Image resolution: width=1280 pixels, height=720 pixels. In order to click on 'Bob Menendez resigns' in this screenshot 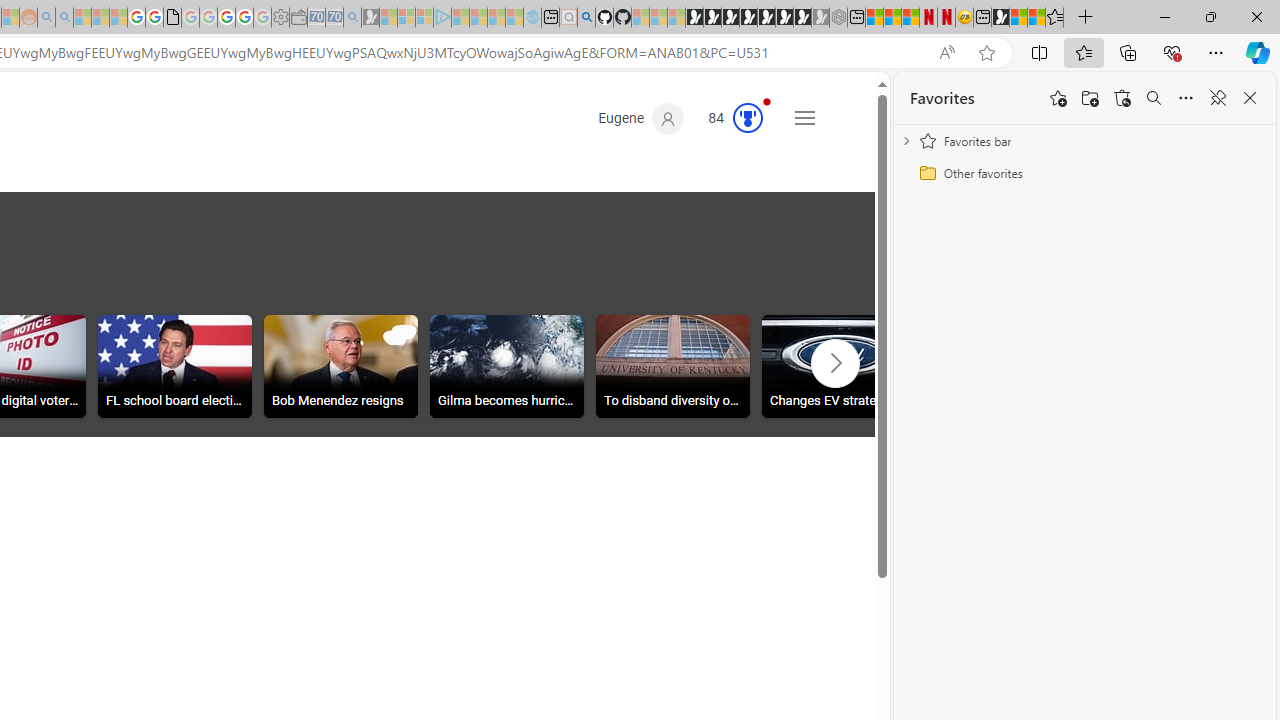, I will do `click(341, 369)`.